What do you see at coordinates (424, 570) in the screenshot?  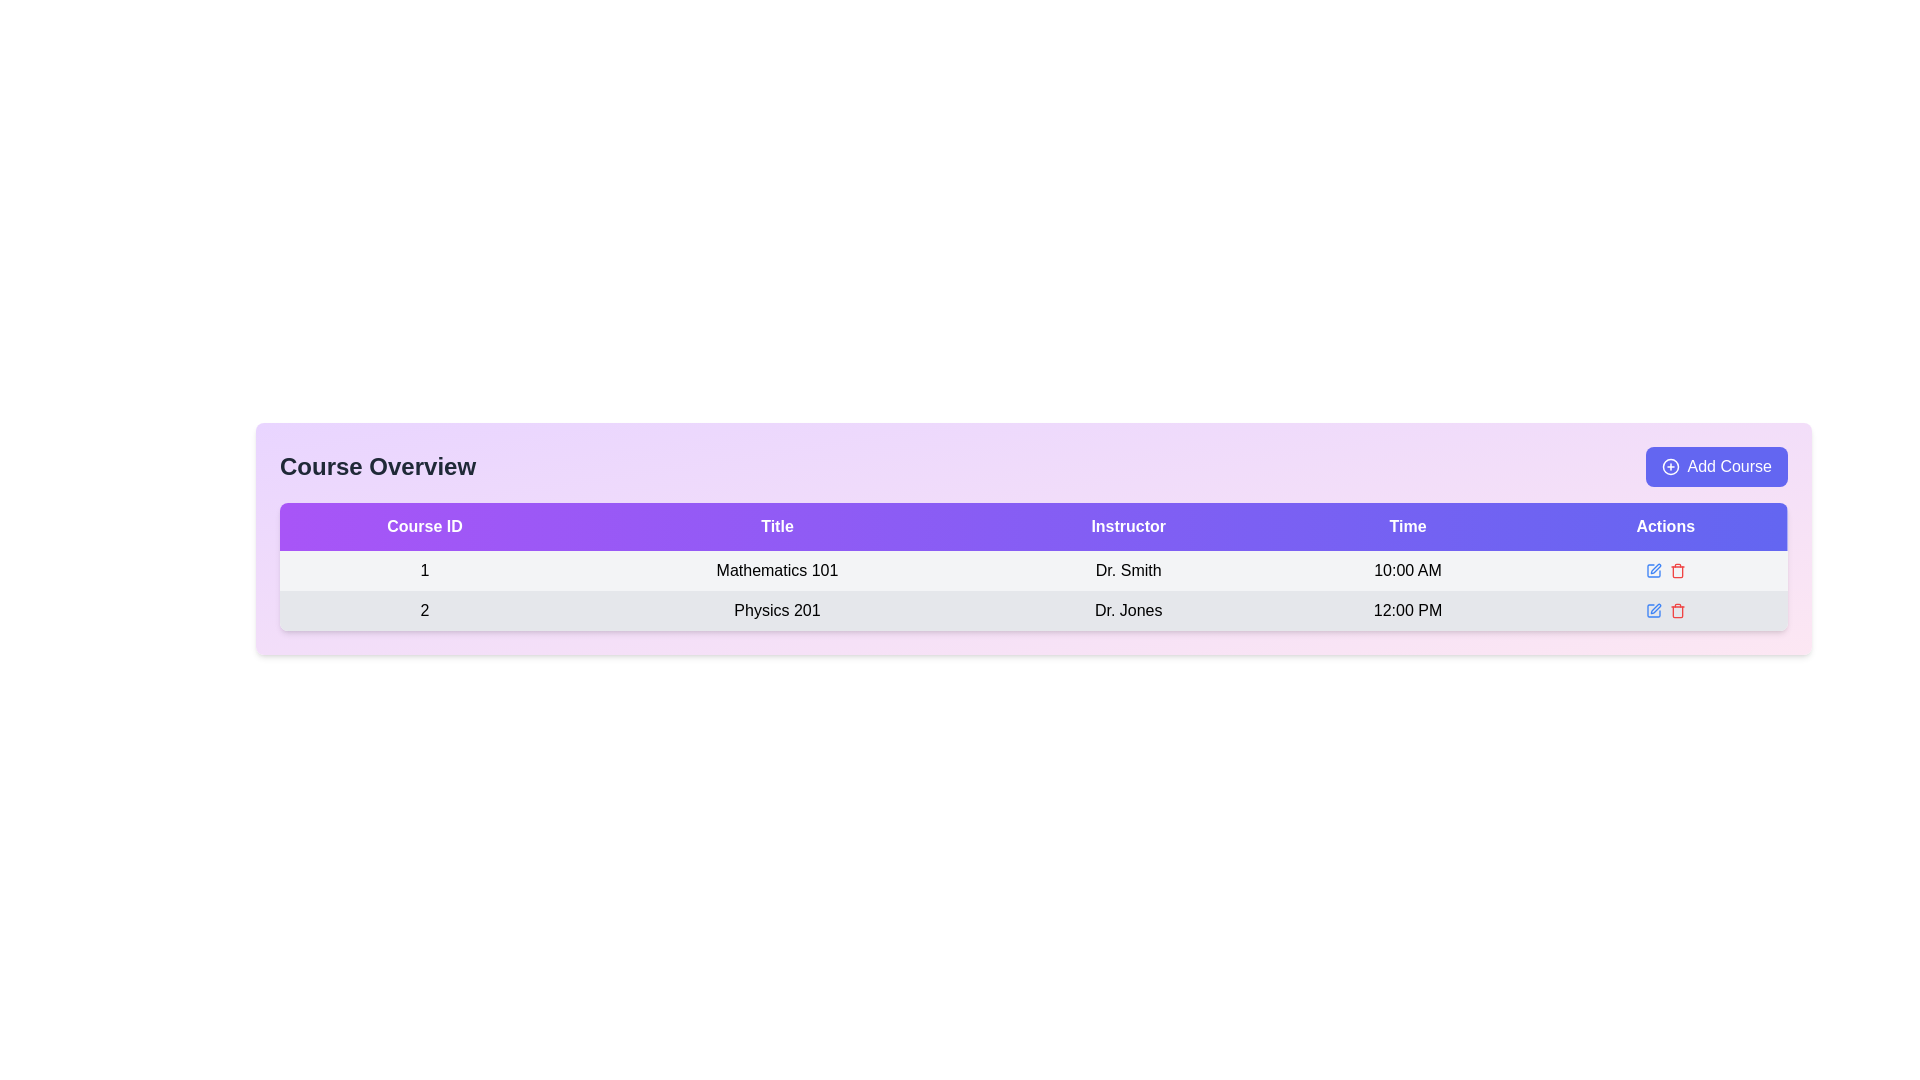 I see `the table cell displaying the number '1' in bold text, which is located in the first column of the header row under the 'Course ID' header` at bounding box center [424, 570].